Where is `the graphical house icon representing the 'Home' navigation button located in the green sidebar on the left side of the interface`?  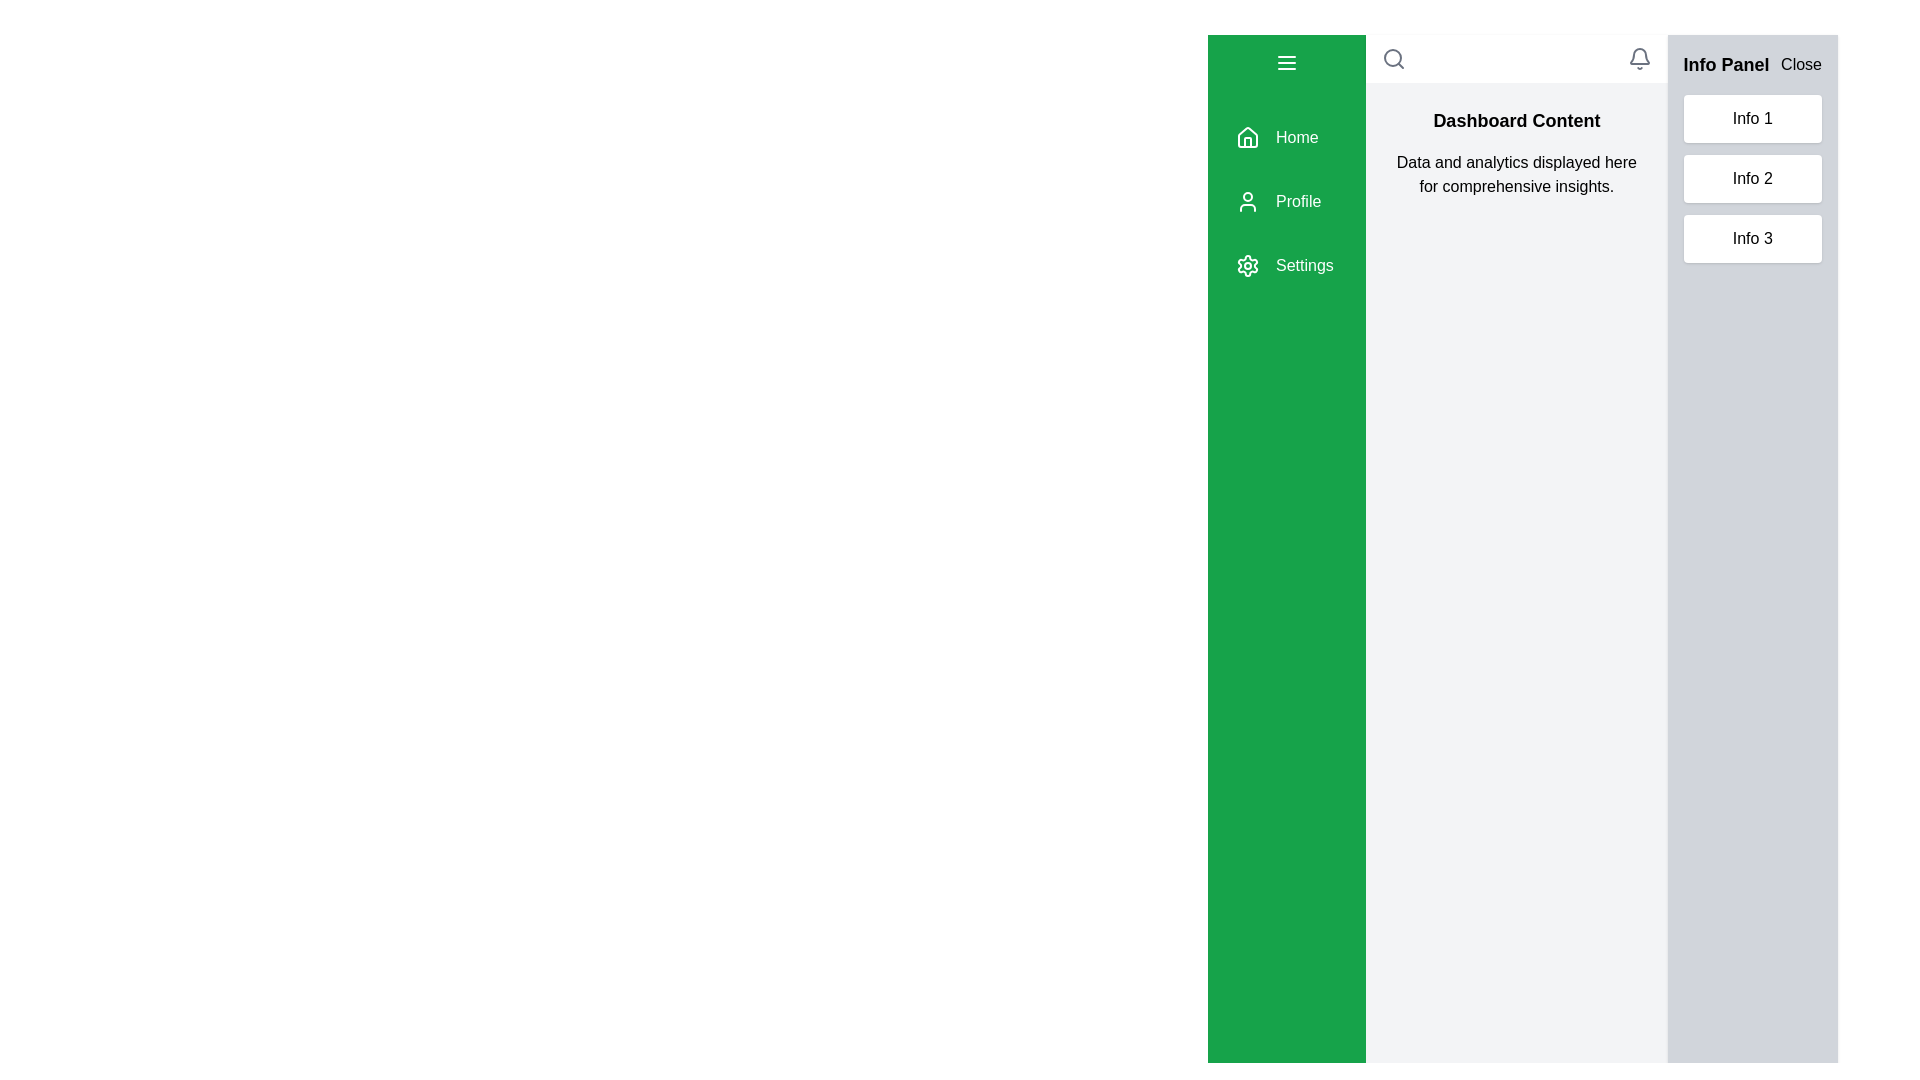 the graphical house icon representing the 'Home' navigation button located in the green sidebar on the left side of the interface is located at coordinates (1247, 141).